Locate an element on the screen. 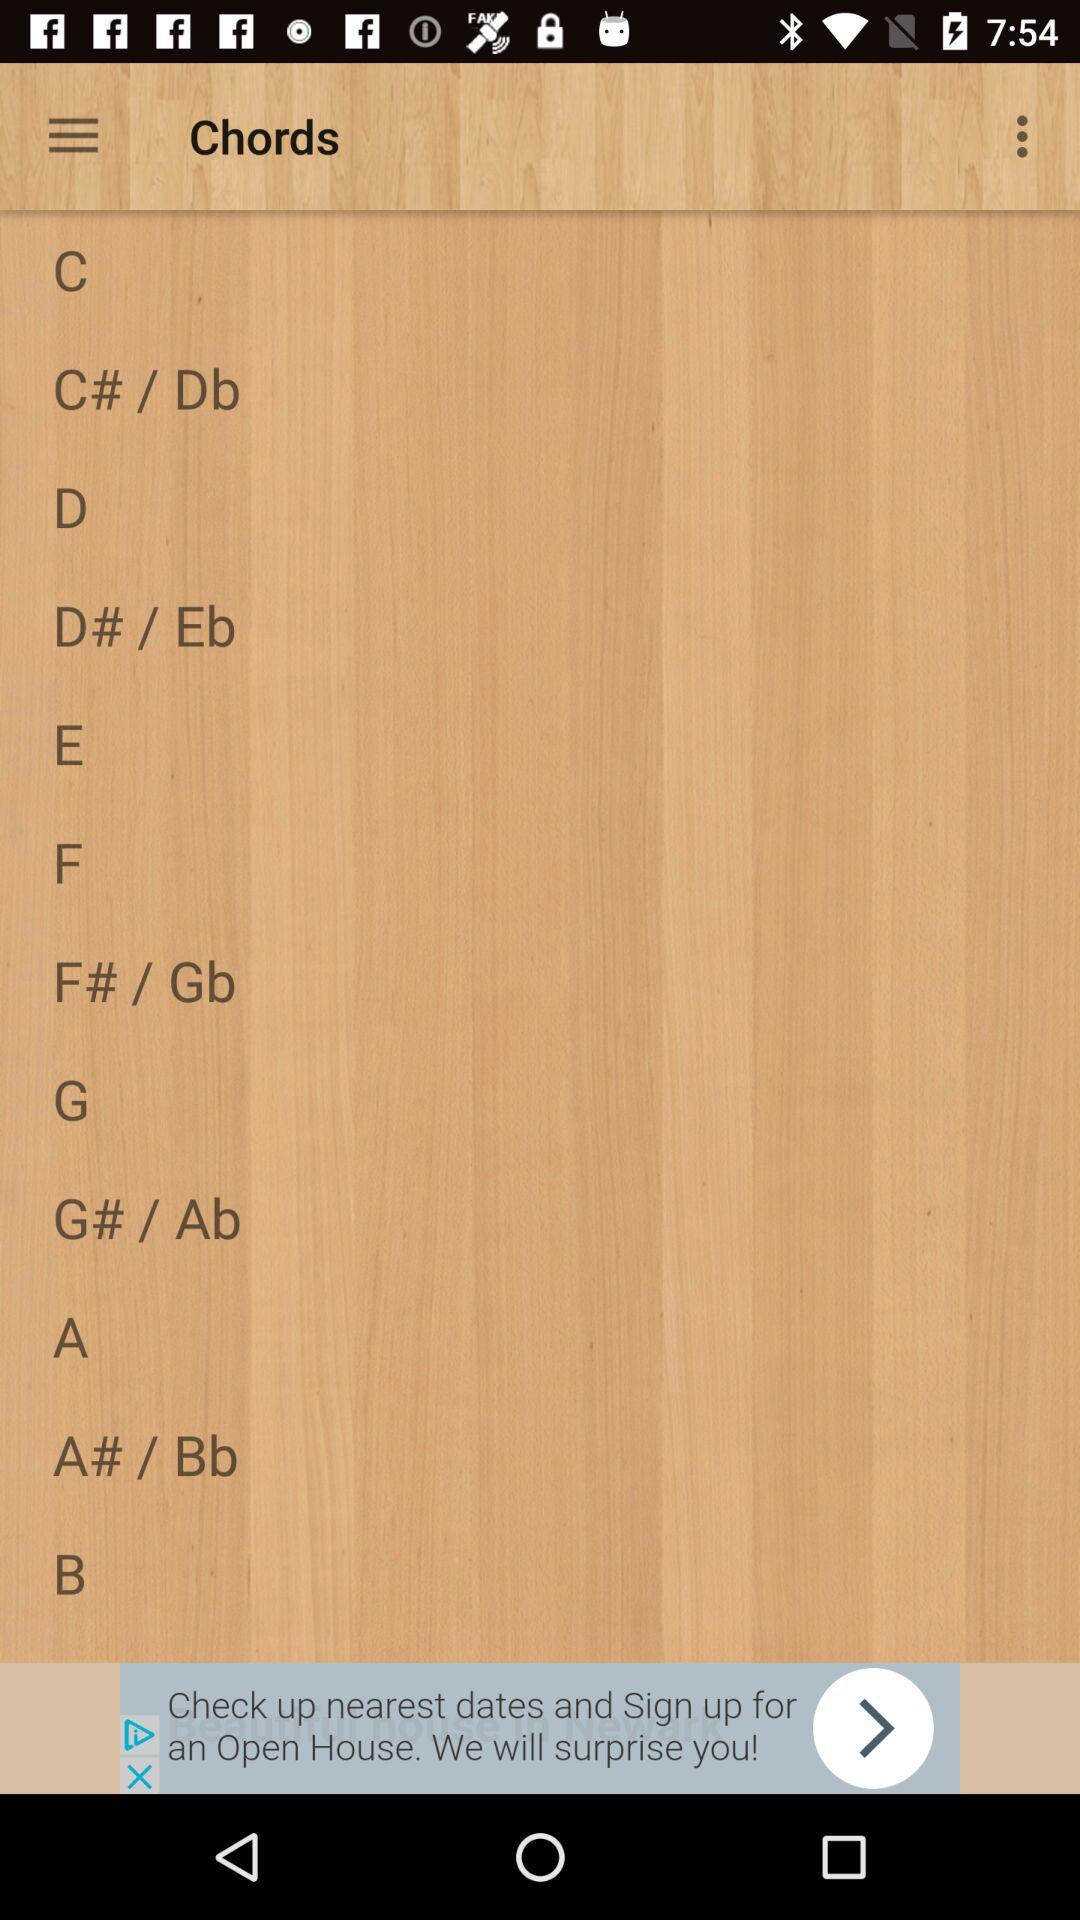 The height and width of the screenshot is (1920, 1080). open advertisement is located at coordinates (540, 1727).